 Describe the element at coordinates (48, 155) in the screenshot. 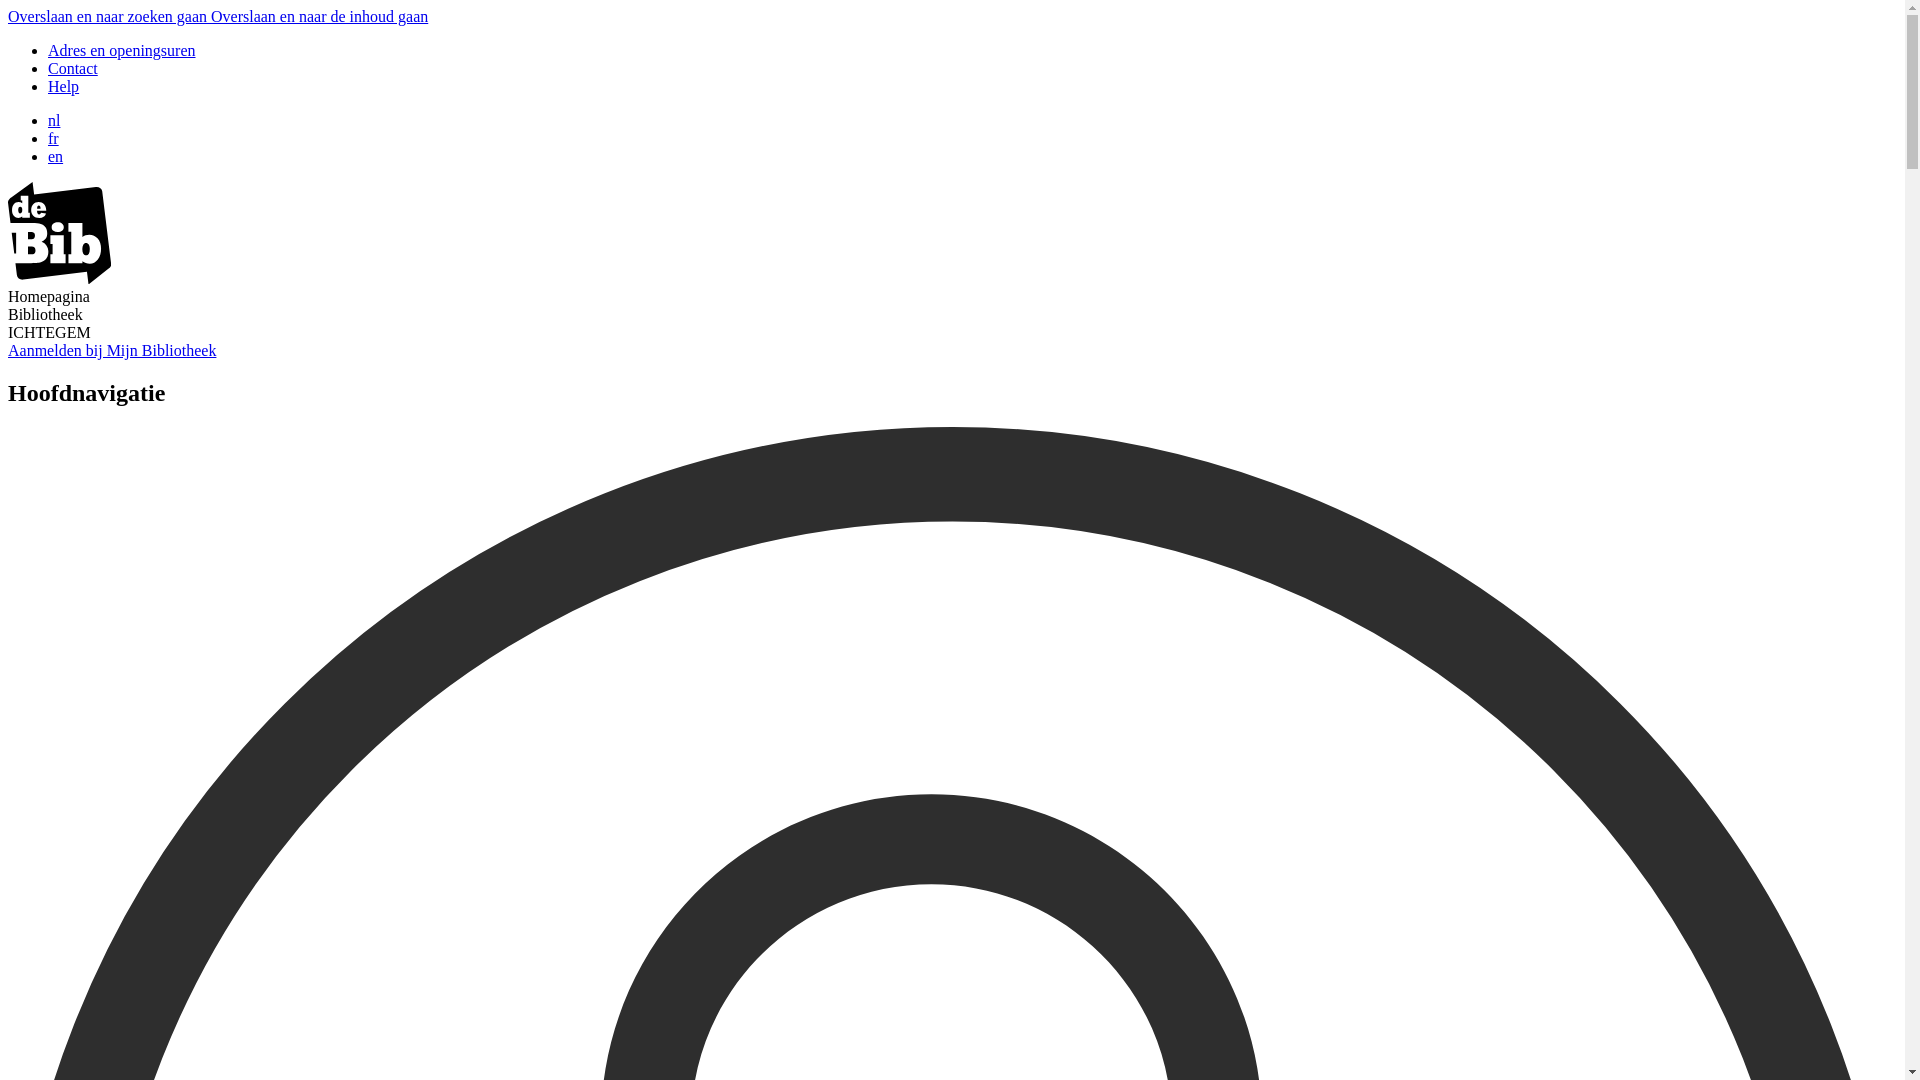

I see `'en'` at that location.